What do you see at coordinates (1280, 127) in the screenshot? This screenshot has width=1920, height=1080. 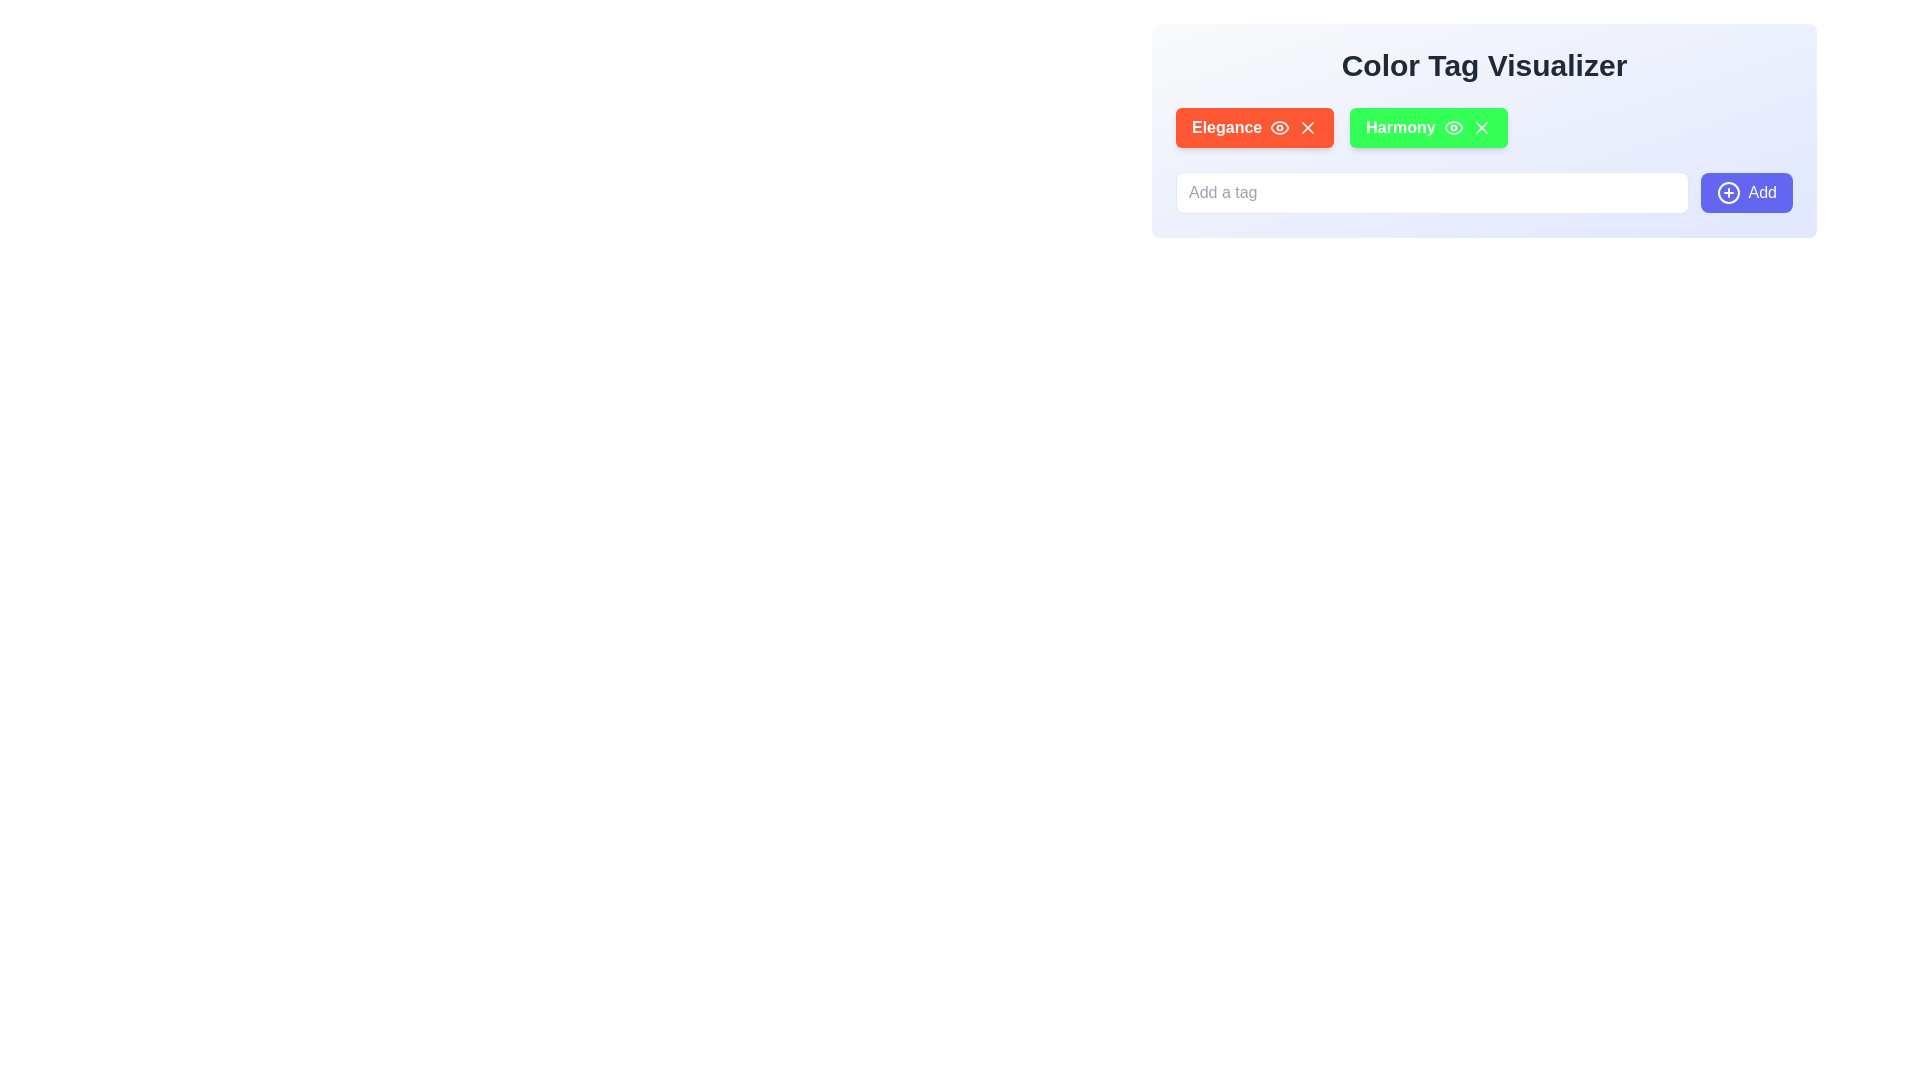 I see `the visibility icon located to the right of the 'Elegance' label` at bounding box center [1280, 127].